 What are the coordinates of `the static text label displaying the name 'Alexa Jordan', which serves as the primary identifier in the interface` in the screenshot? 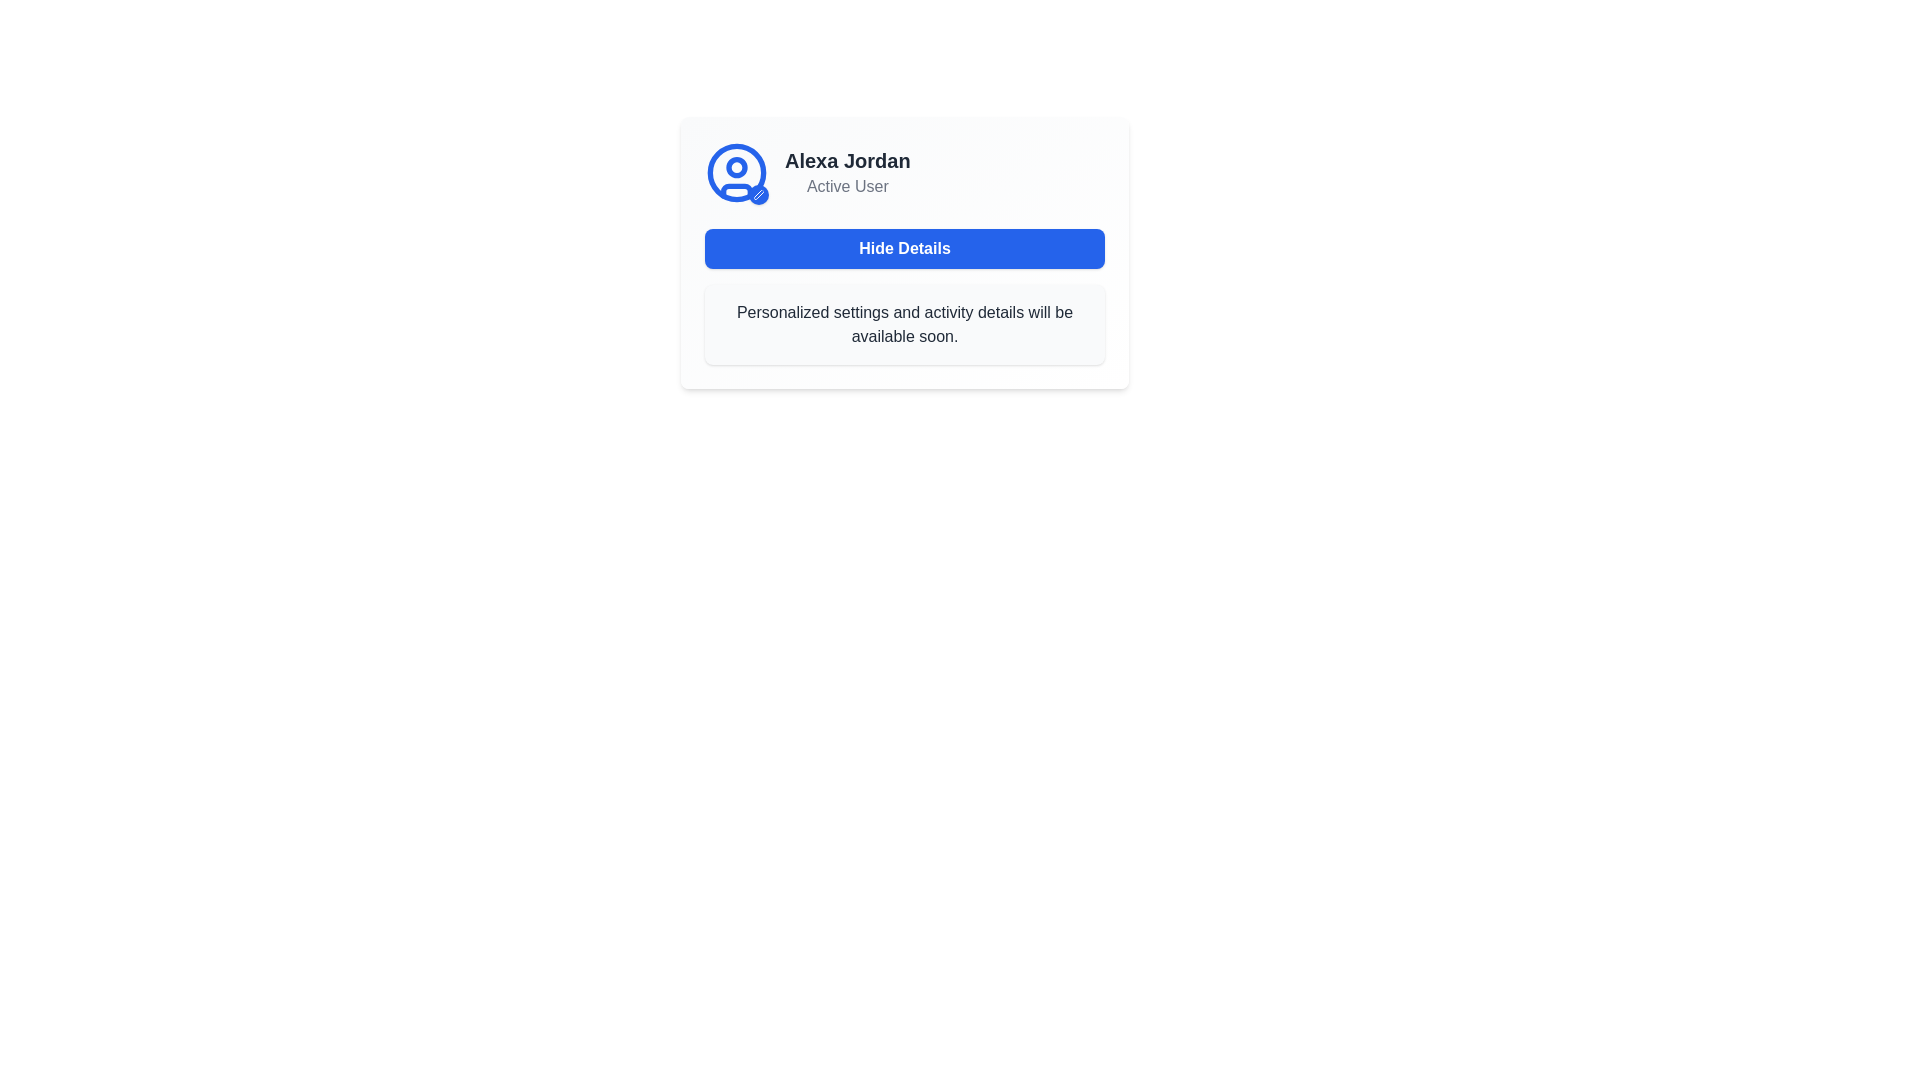 It's located at (847, 160).